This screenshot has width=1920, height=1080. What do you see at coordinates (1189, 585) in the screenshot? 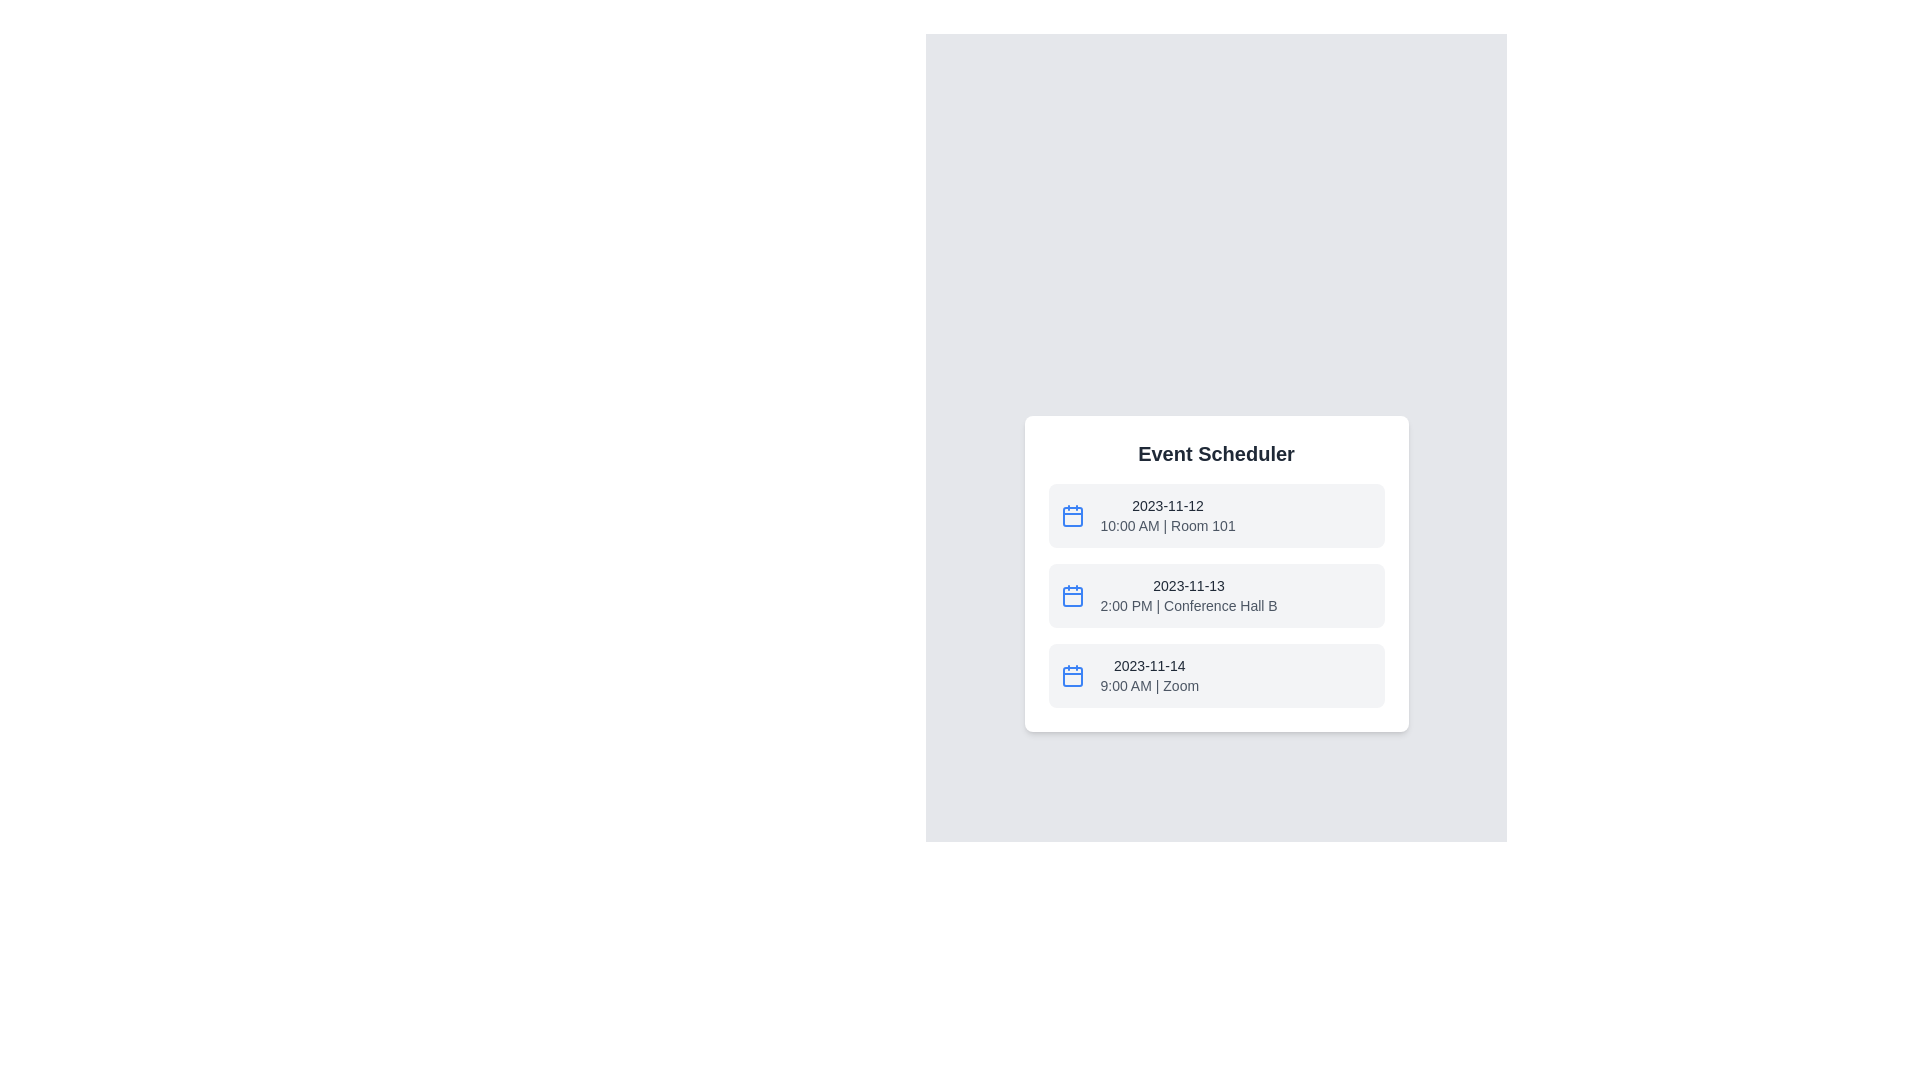
I see `the date label displaying '2023-11-13' in the event scheduler card, located below the card header 'Event Scheduler' for the second entry in the list` at bounding box center [1189, 585].